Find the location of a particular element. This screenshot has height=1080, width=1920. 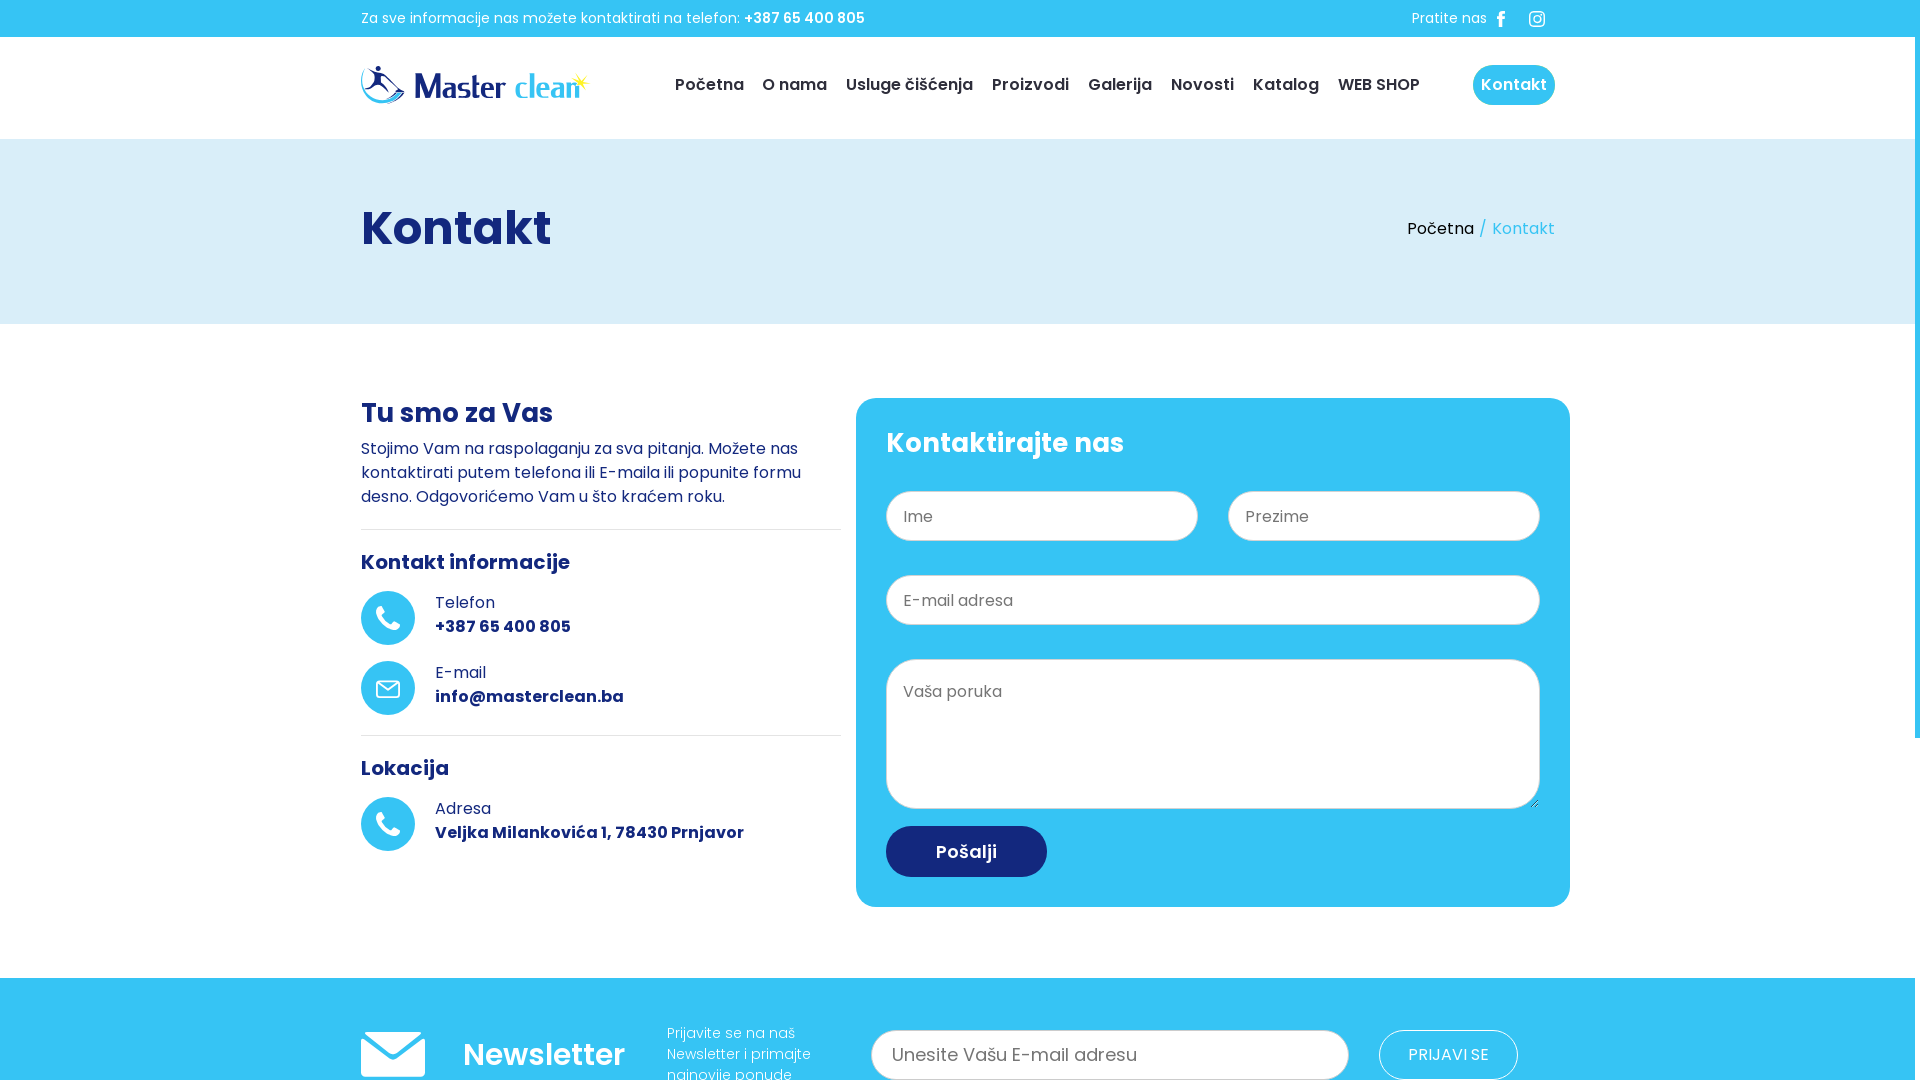

'O nama' is located at coordinates (793, 83).